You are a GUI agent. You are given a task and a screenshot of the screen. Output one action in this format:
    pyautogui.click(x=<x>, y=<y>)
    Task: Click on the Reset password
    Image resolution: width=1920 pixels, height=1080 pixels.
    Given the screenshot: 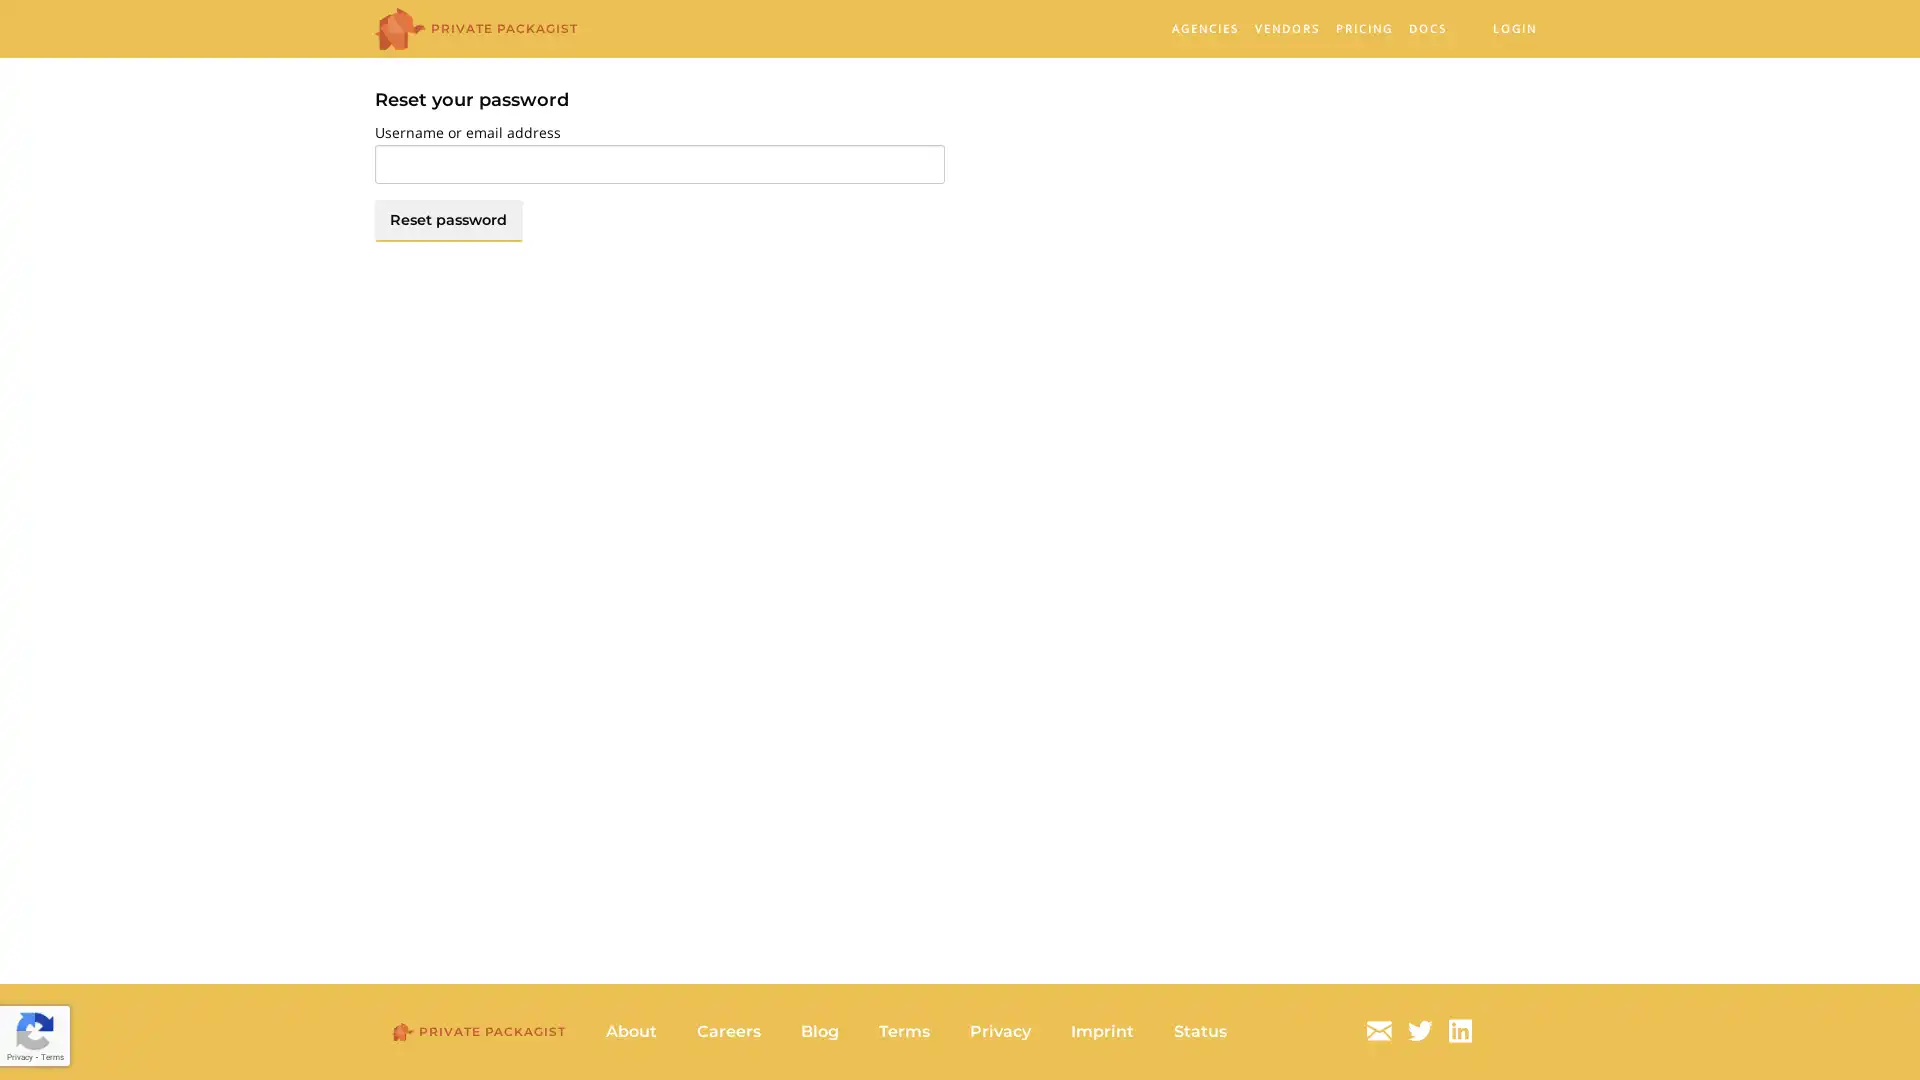 What is the action you would take?
    pyautogui.click(x=447, y=219)
    